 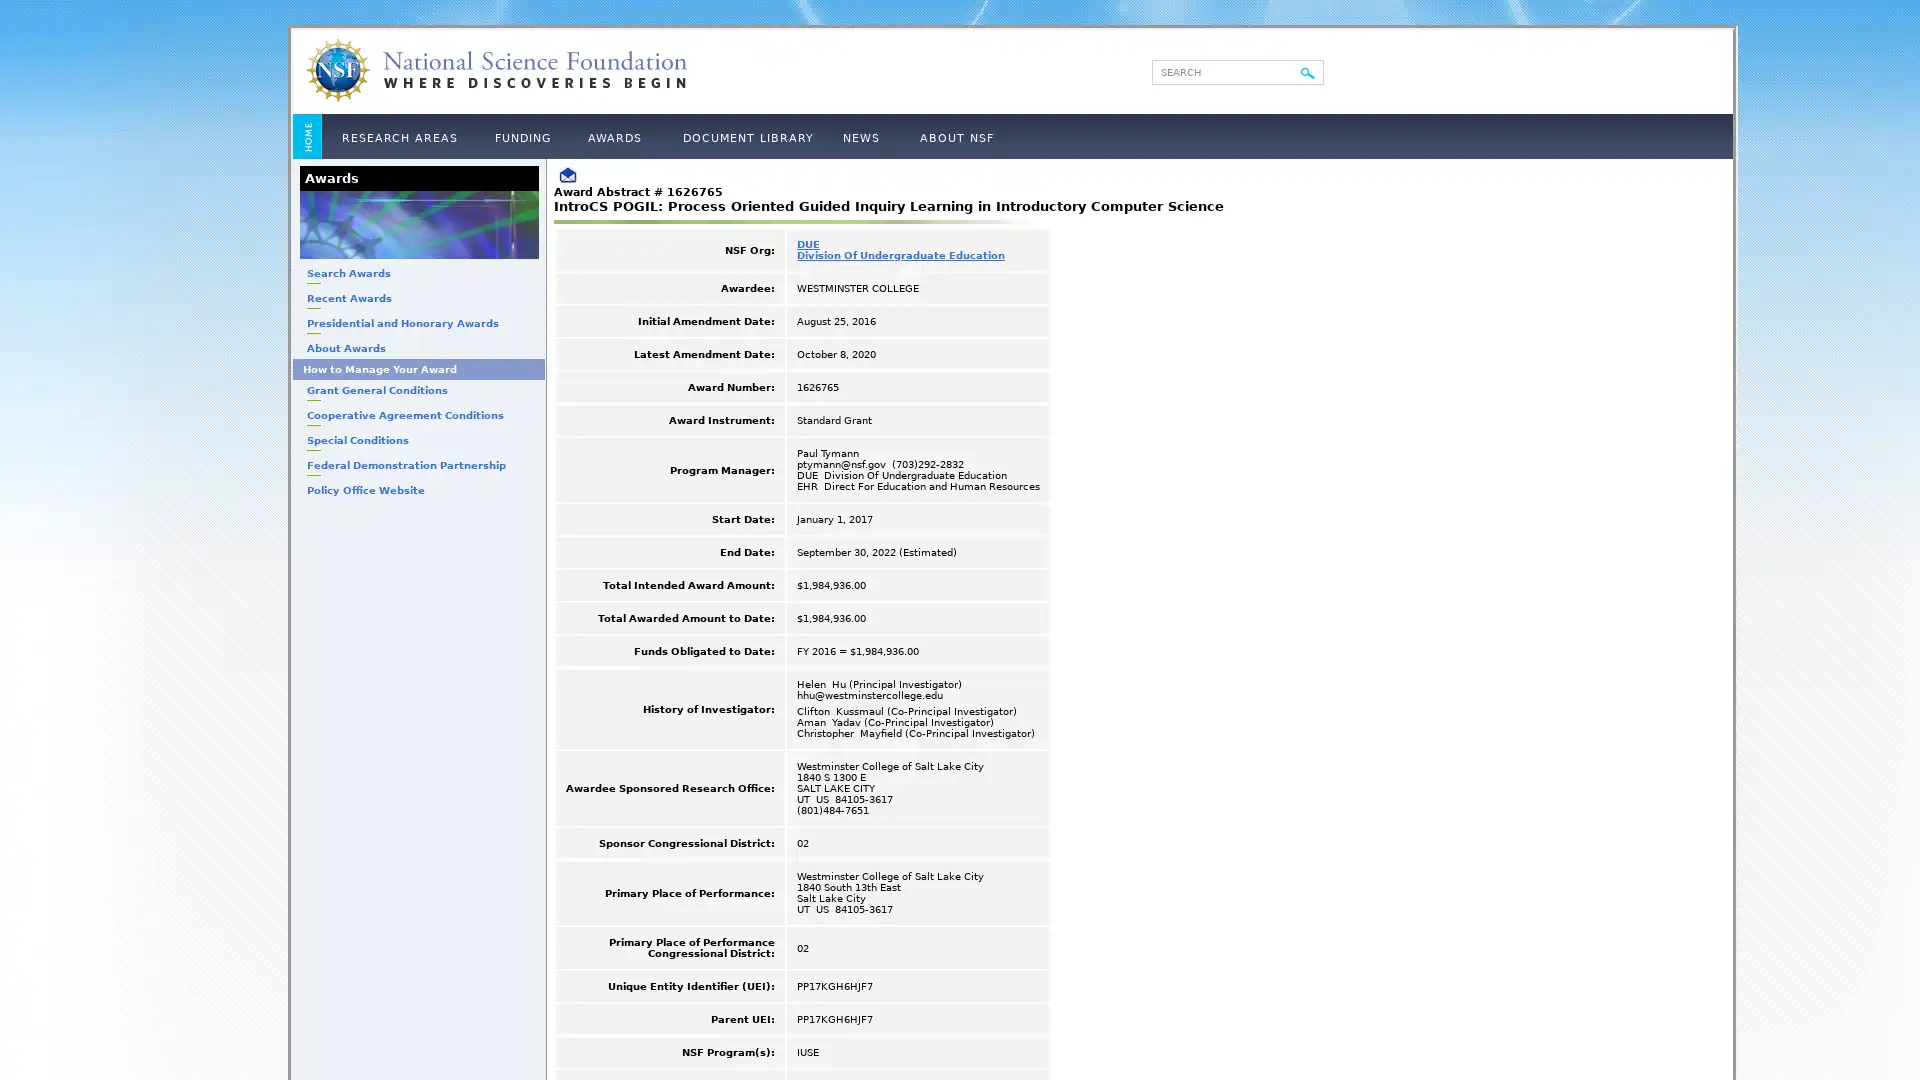 I want to click on Search, so click(x=1308, y=72).